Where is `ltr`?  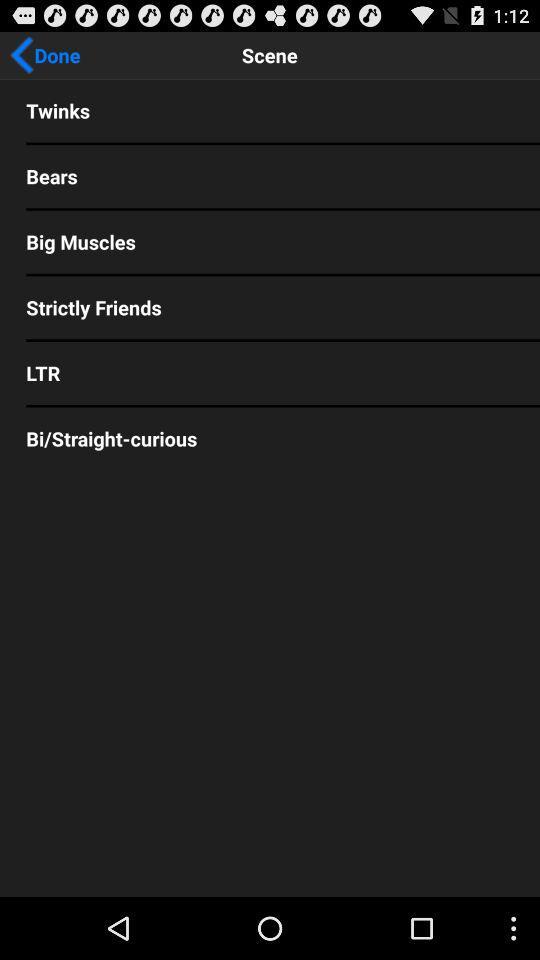 ltr is located at coordinates (270, 372).